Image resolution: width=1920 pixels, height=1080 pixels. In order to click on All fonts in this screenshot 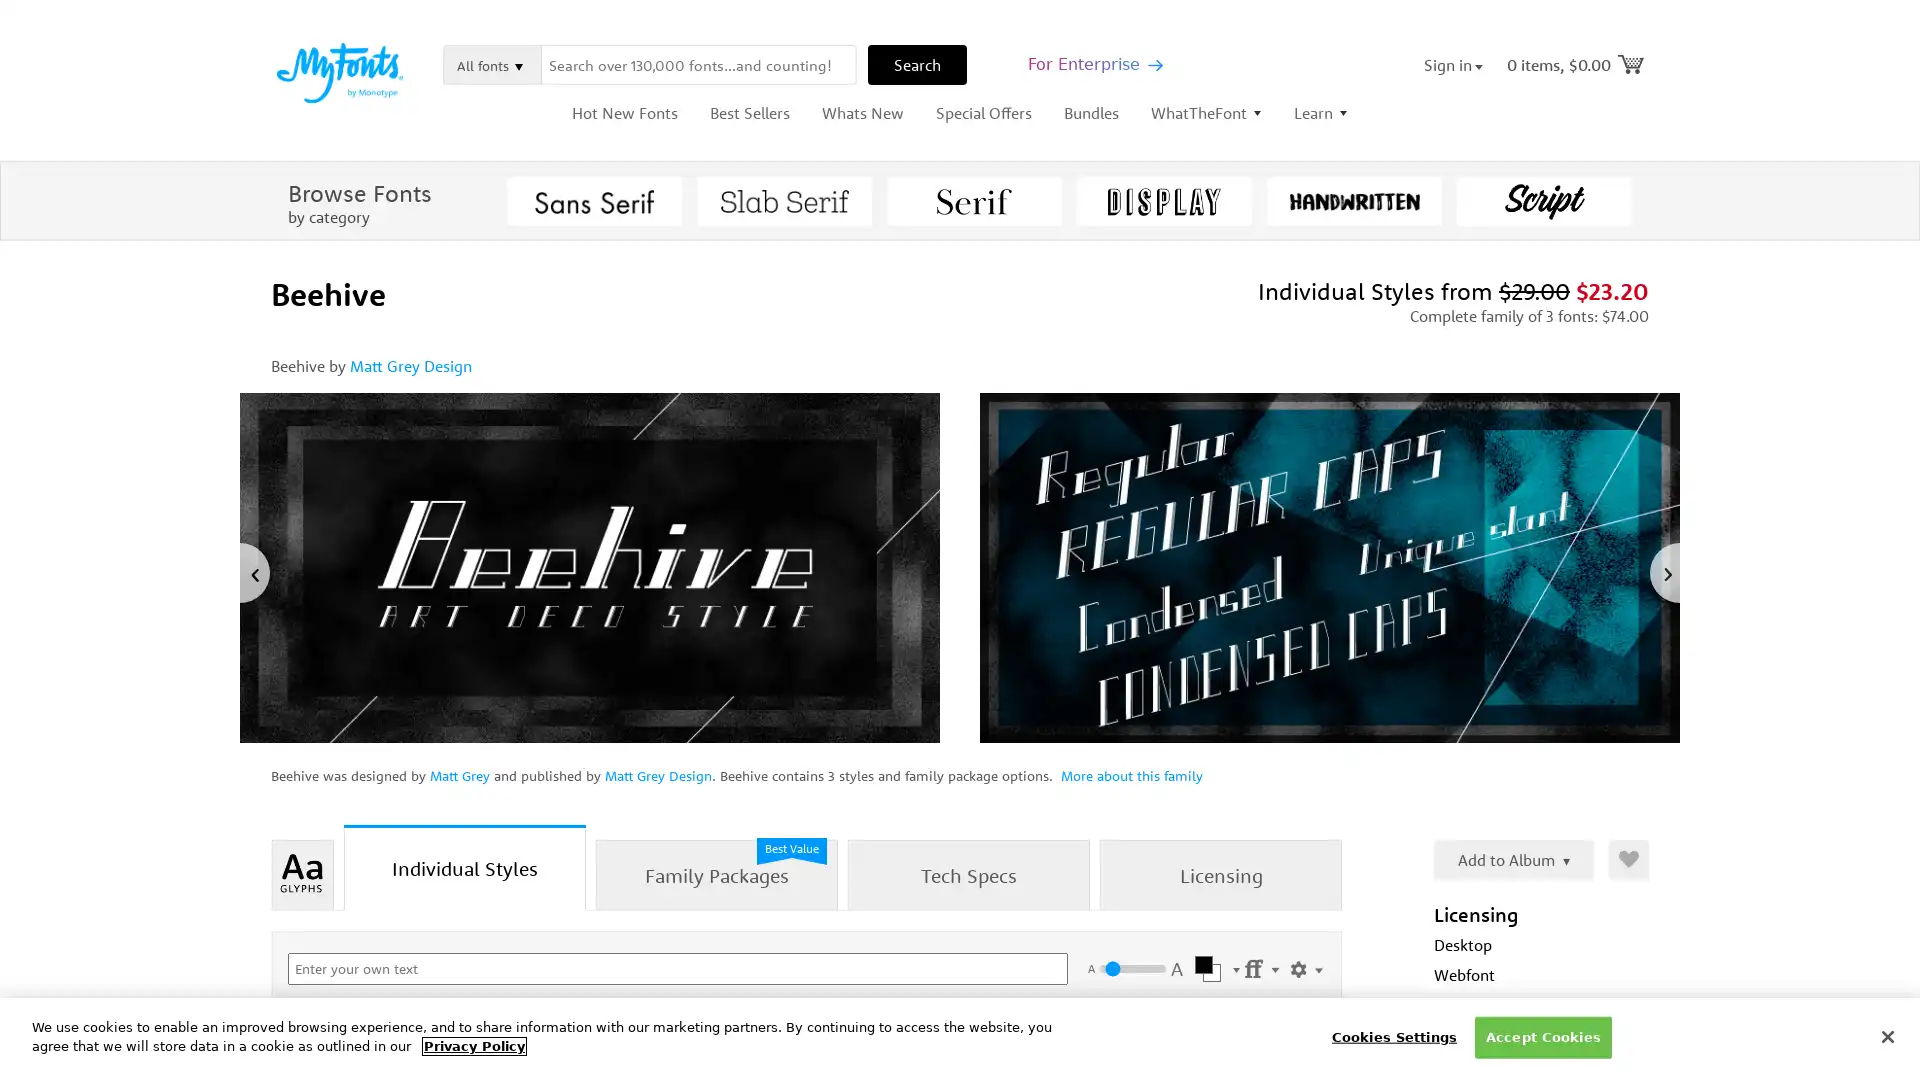, I will do `click(492, 64)`.